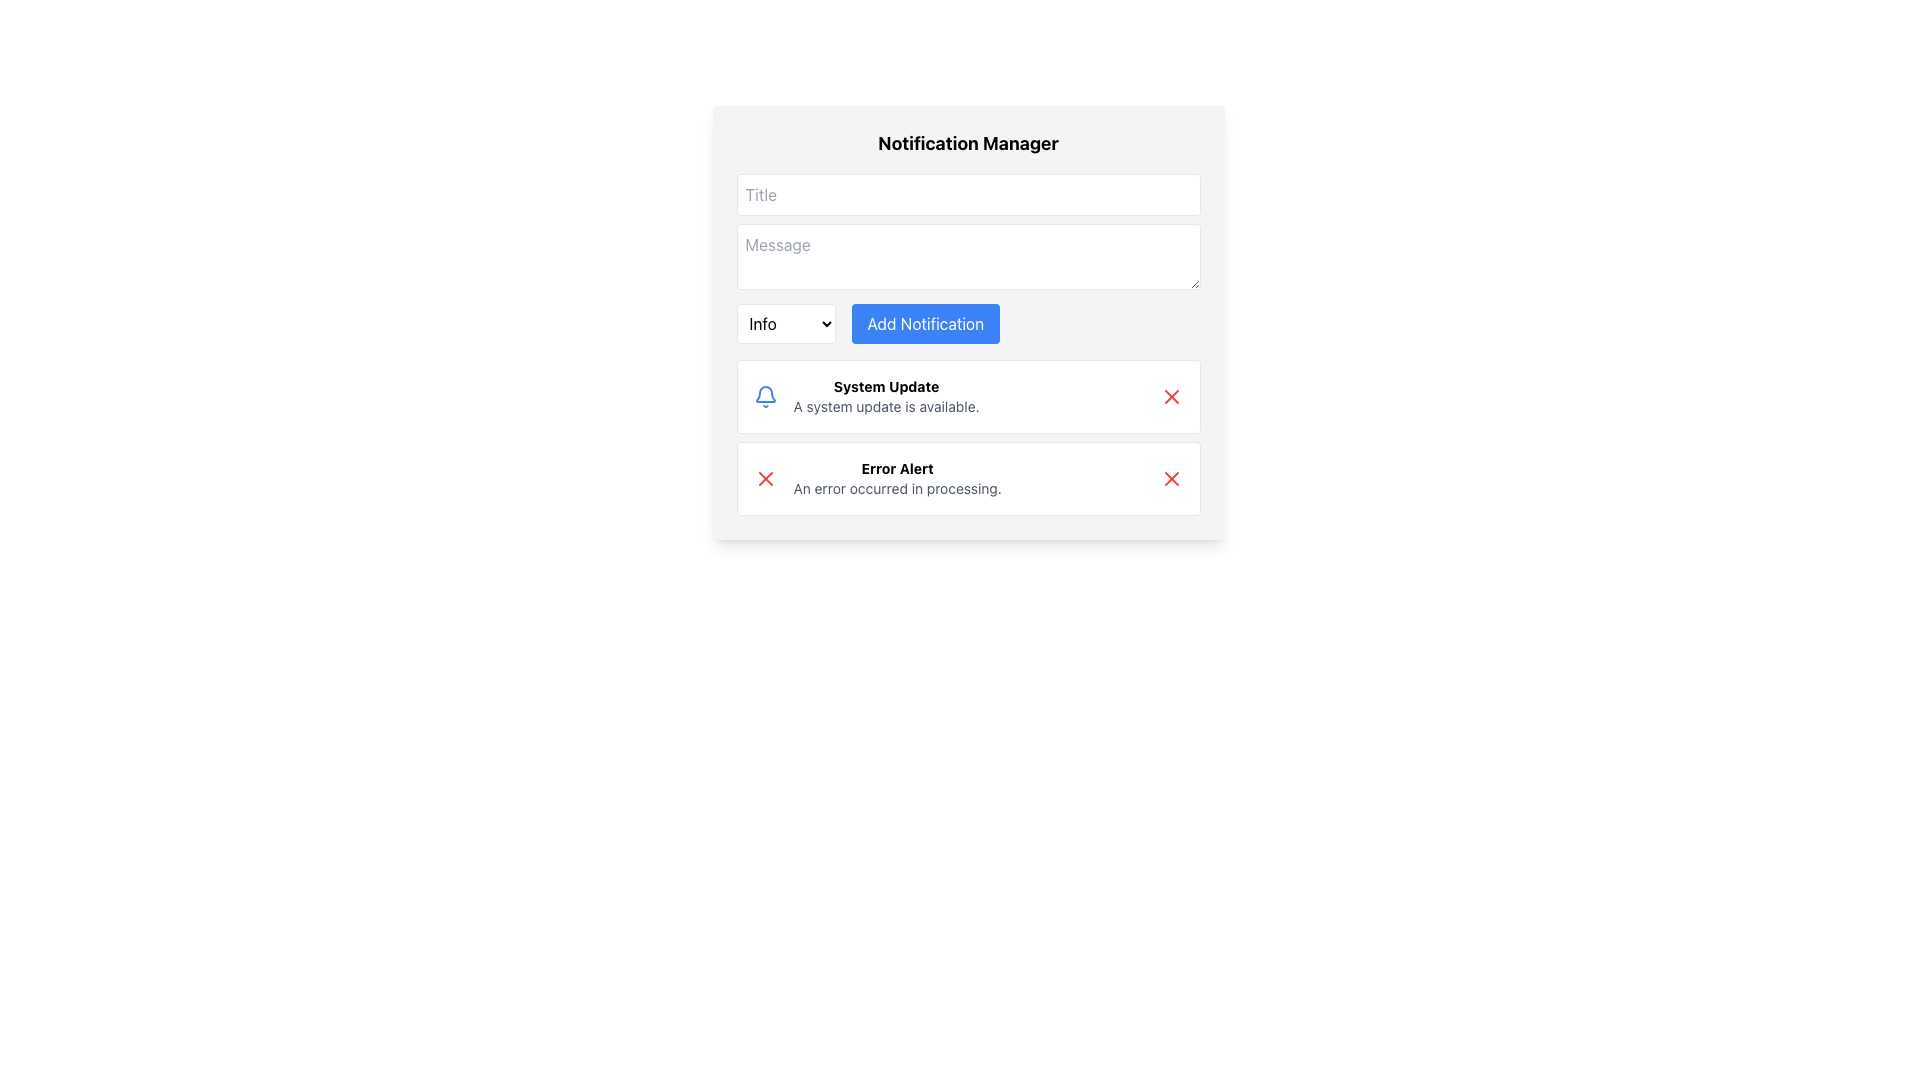 This screenshot has height=1080, width=1920. What do you see at coordinates (968, 322) in the screenshot?
I see `the 'Add Notification' button located in the 'Notification Manager' interface for accessibility` at bounding box center [968, 322].